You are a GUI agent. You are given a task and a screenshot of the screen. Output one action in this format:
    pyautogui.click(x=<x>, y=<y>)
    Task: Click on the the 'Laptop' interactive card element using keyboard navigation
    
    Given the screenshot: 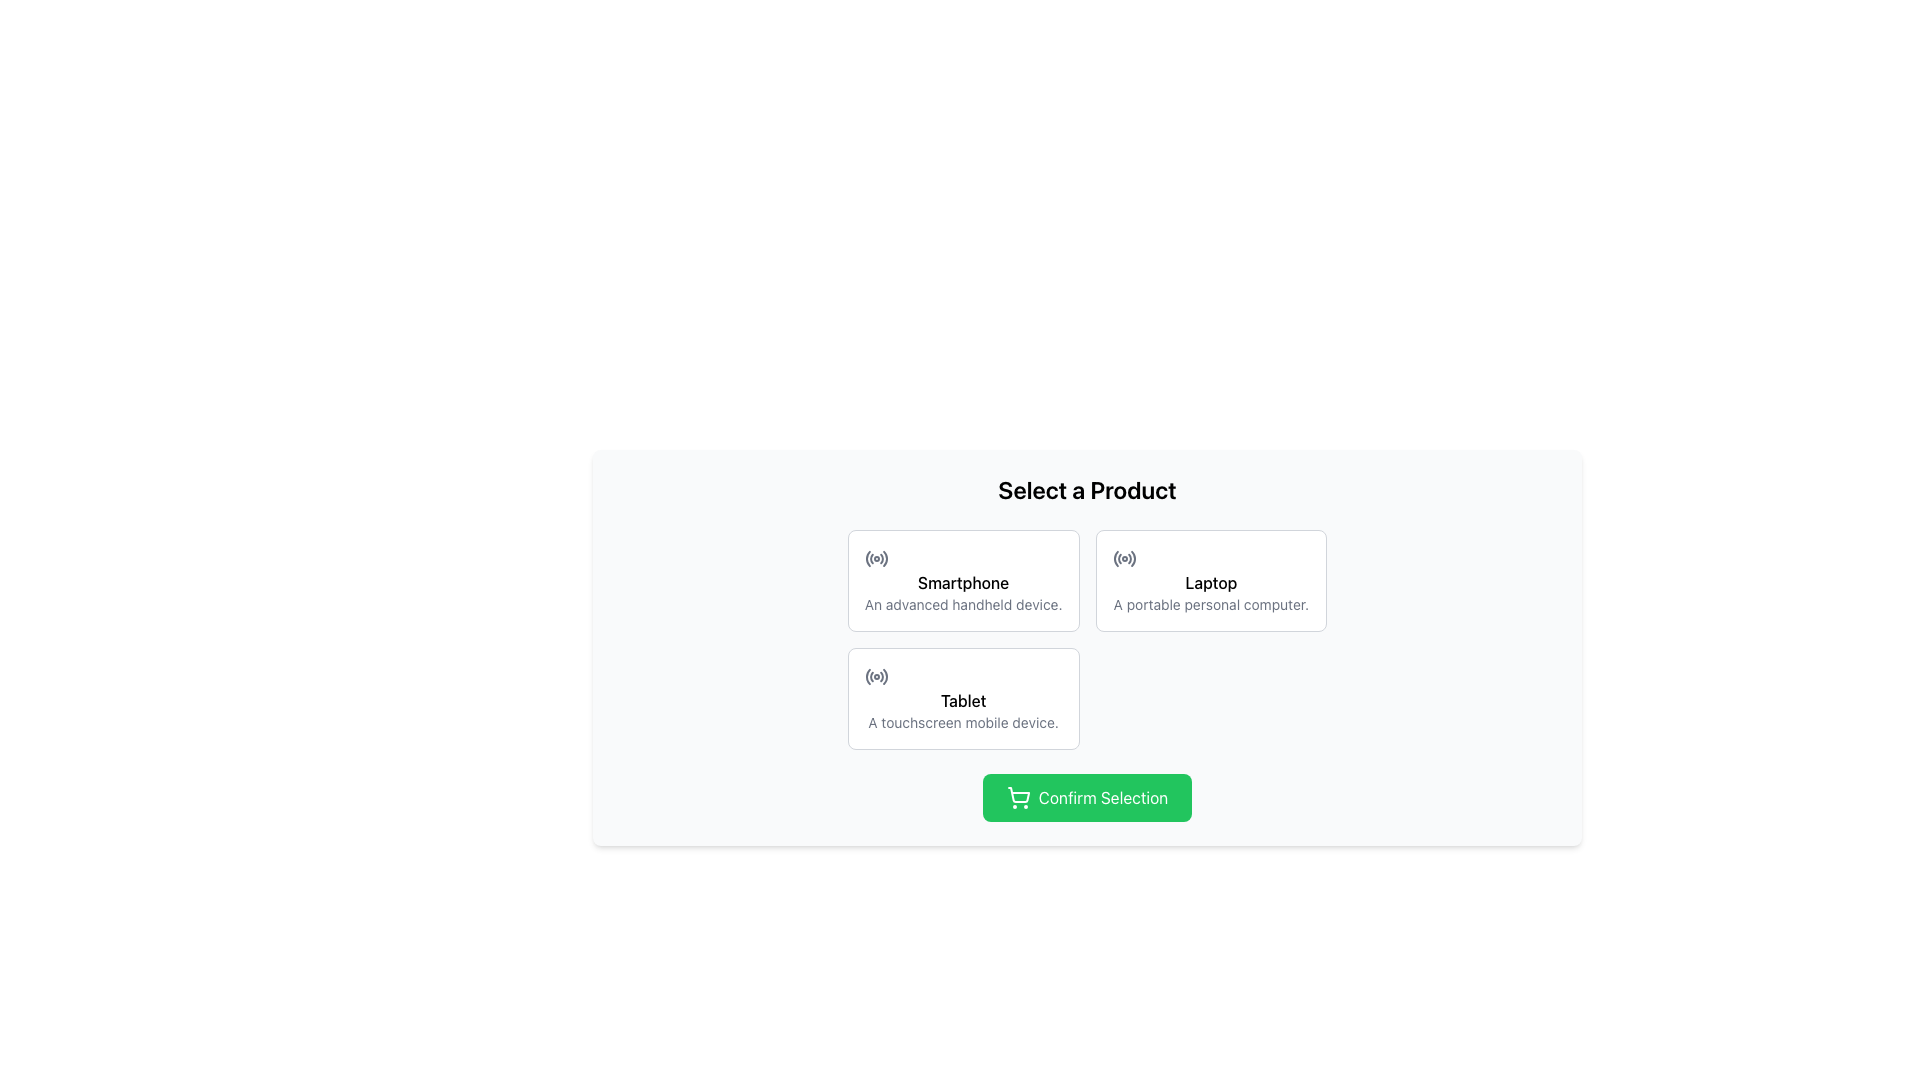 What is the action you would take?
    pyautogui.click(x=1210, y=581)
    